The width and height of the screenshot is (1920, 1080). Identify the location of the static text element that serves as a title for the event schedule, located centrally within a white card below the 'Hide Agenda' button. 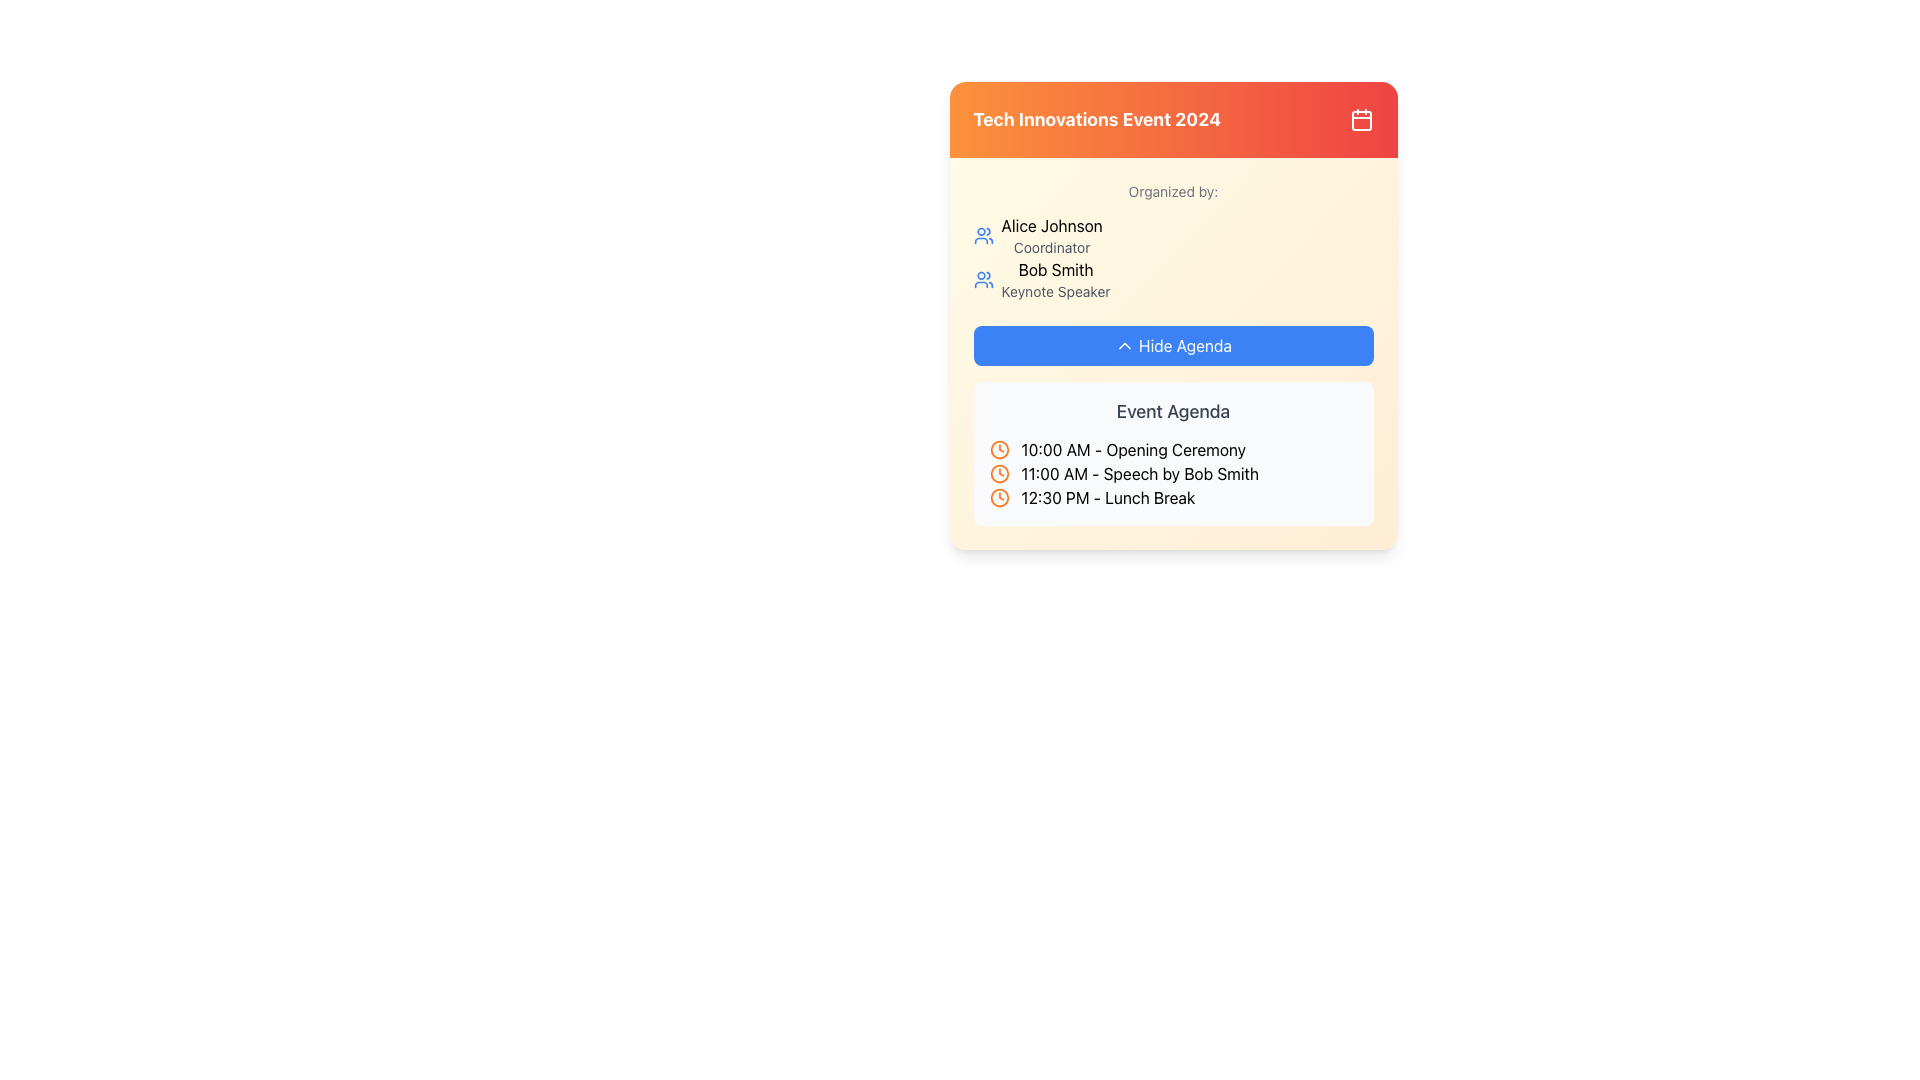
(1173, 411).